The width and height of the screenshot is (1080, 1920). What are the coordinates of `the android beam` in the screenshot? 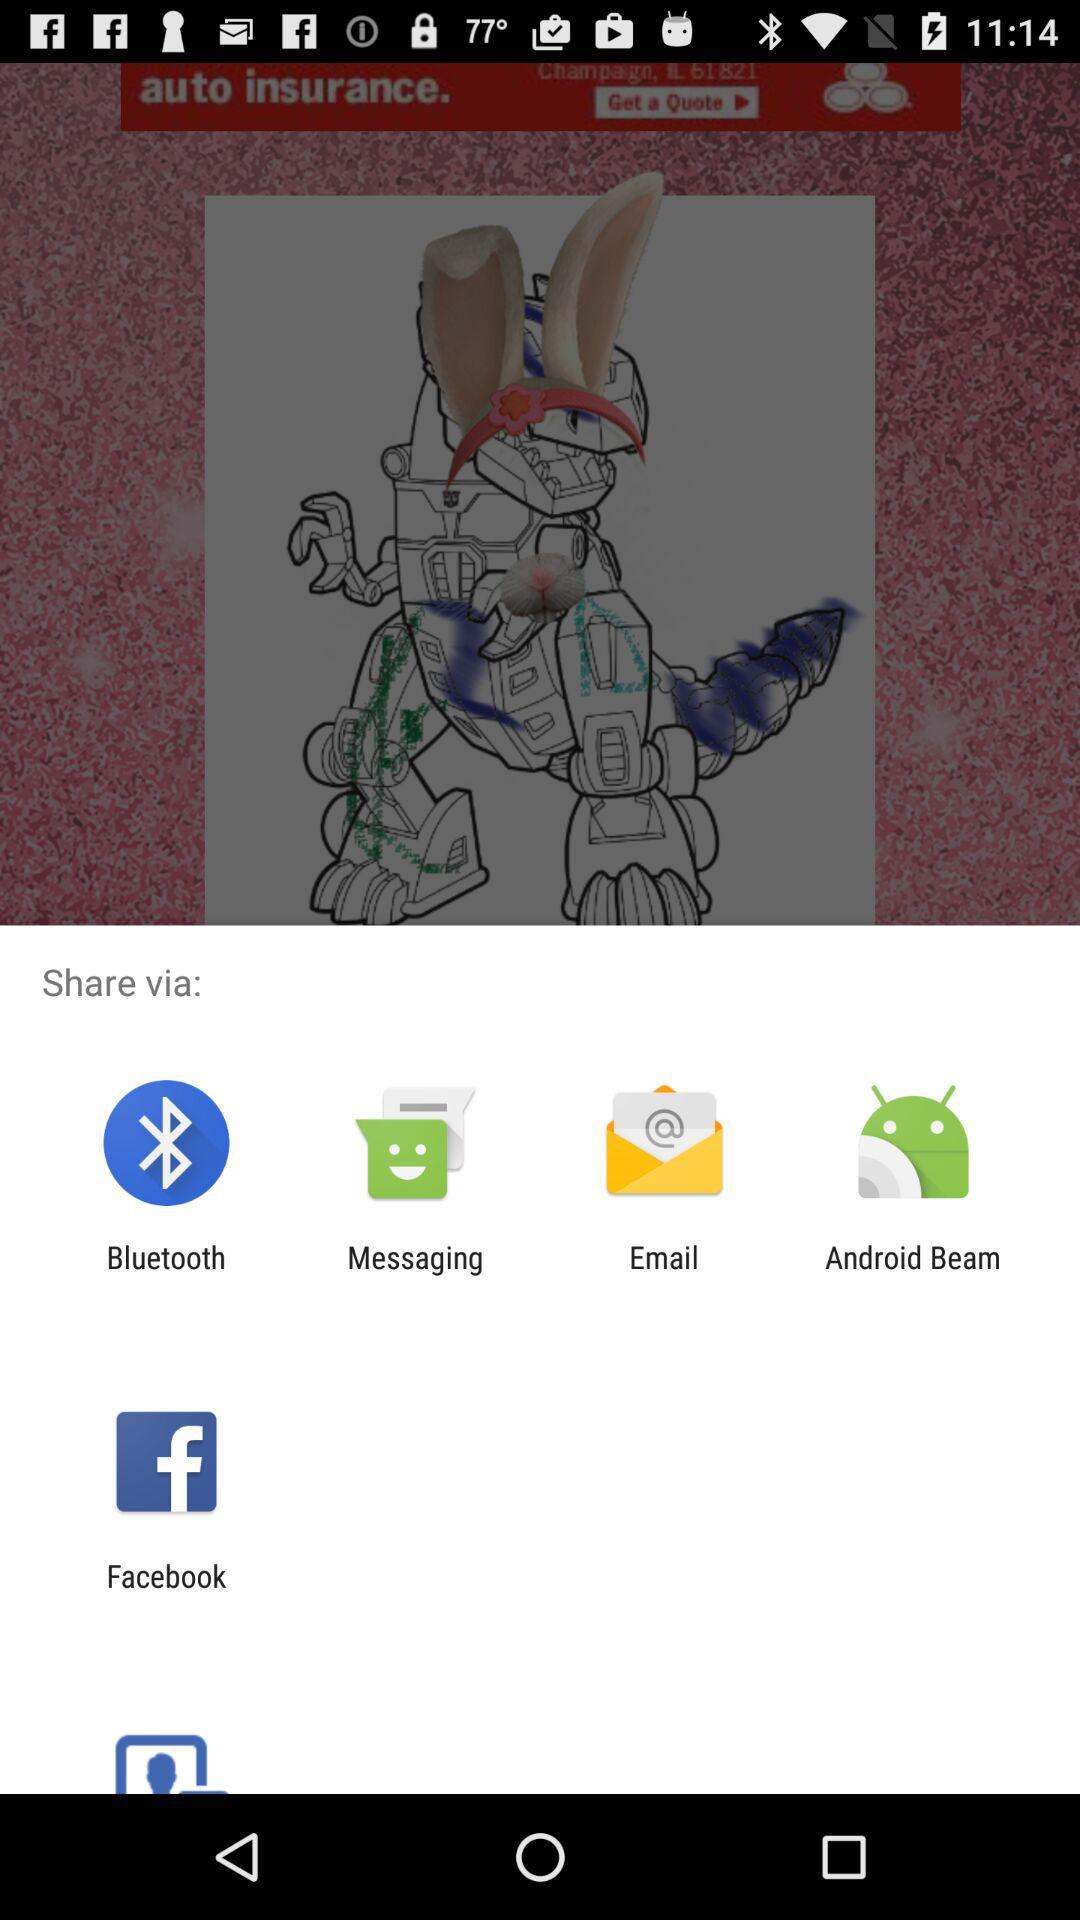 It's located at (913, 1274).